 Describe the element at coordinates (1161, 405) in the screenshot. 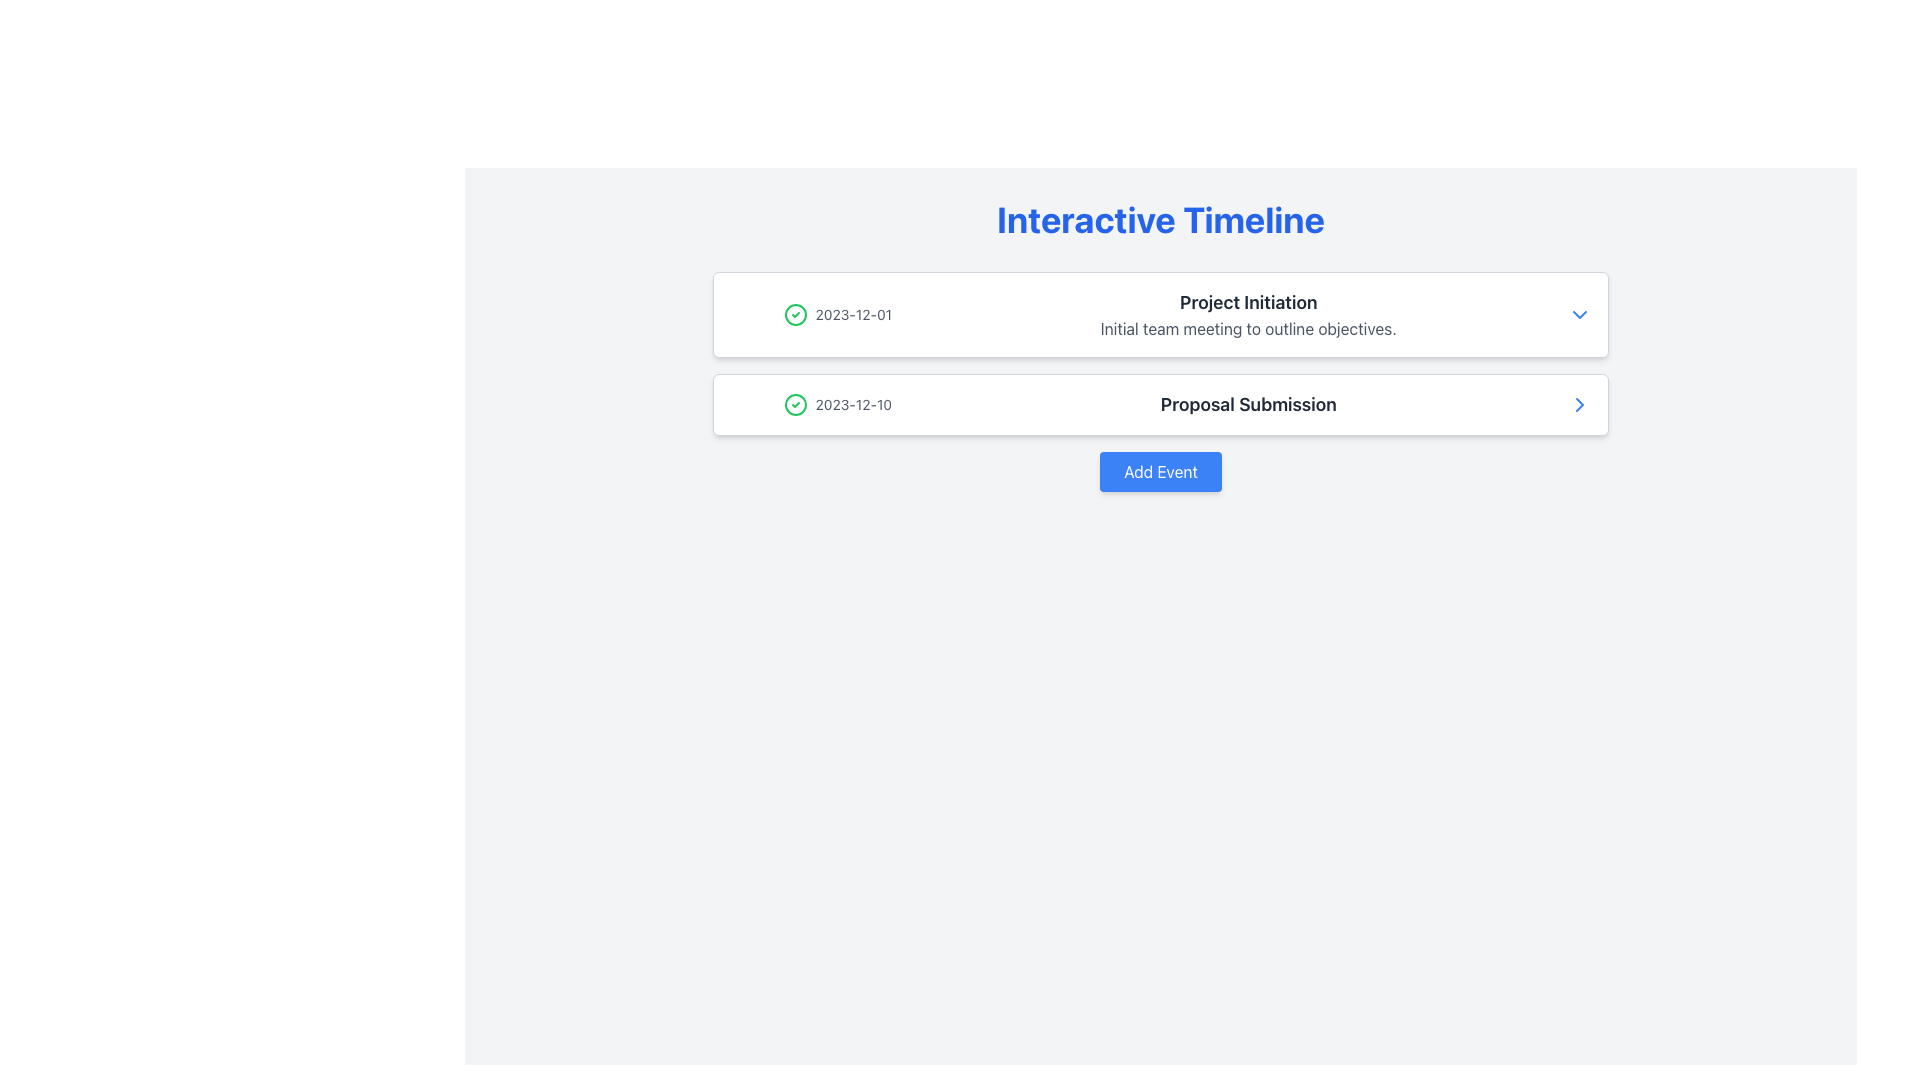

I see `the Event List Item displaying '2023-12-10' with a green check icon and 'Proposal Submission' in bold, located in the second row of the event list` at that location.